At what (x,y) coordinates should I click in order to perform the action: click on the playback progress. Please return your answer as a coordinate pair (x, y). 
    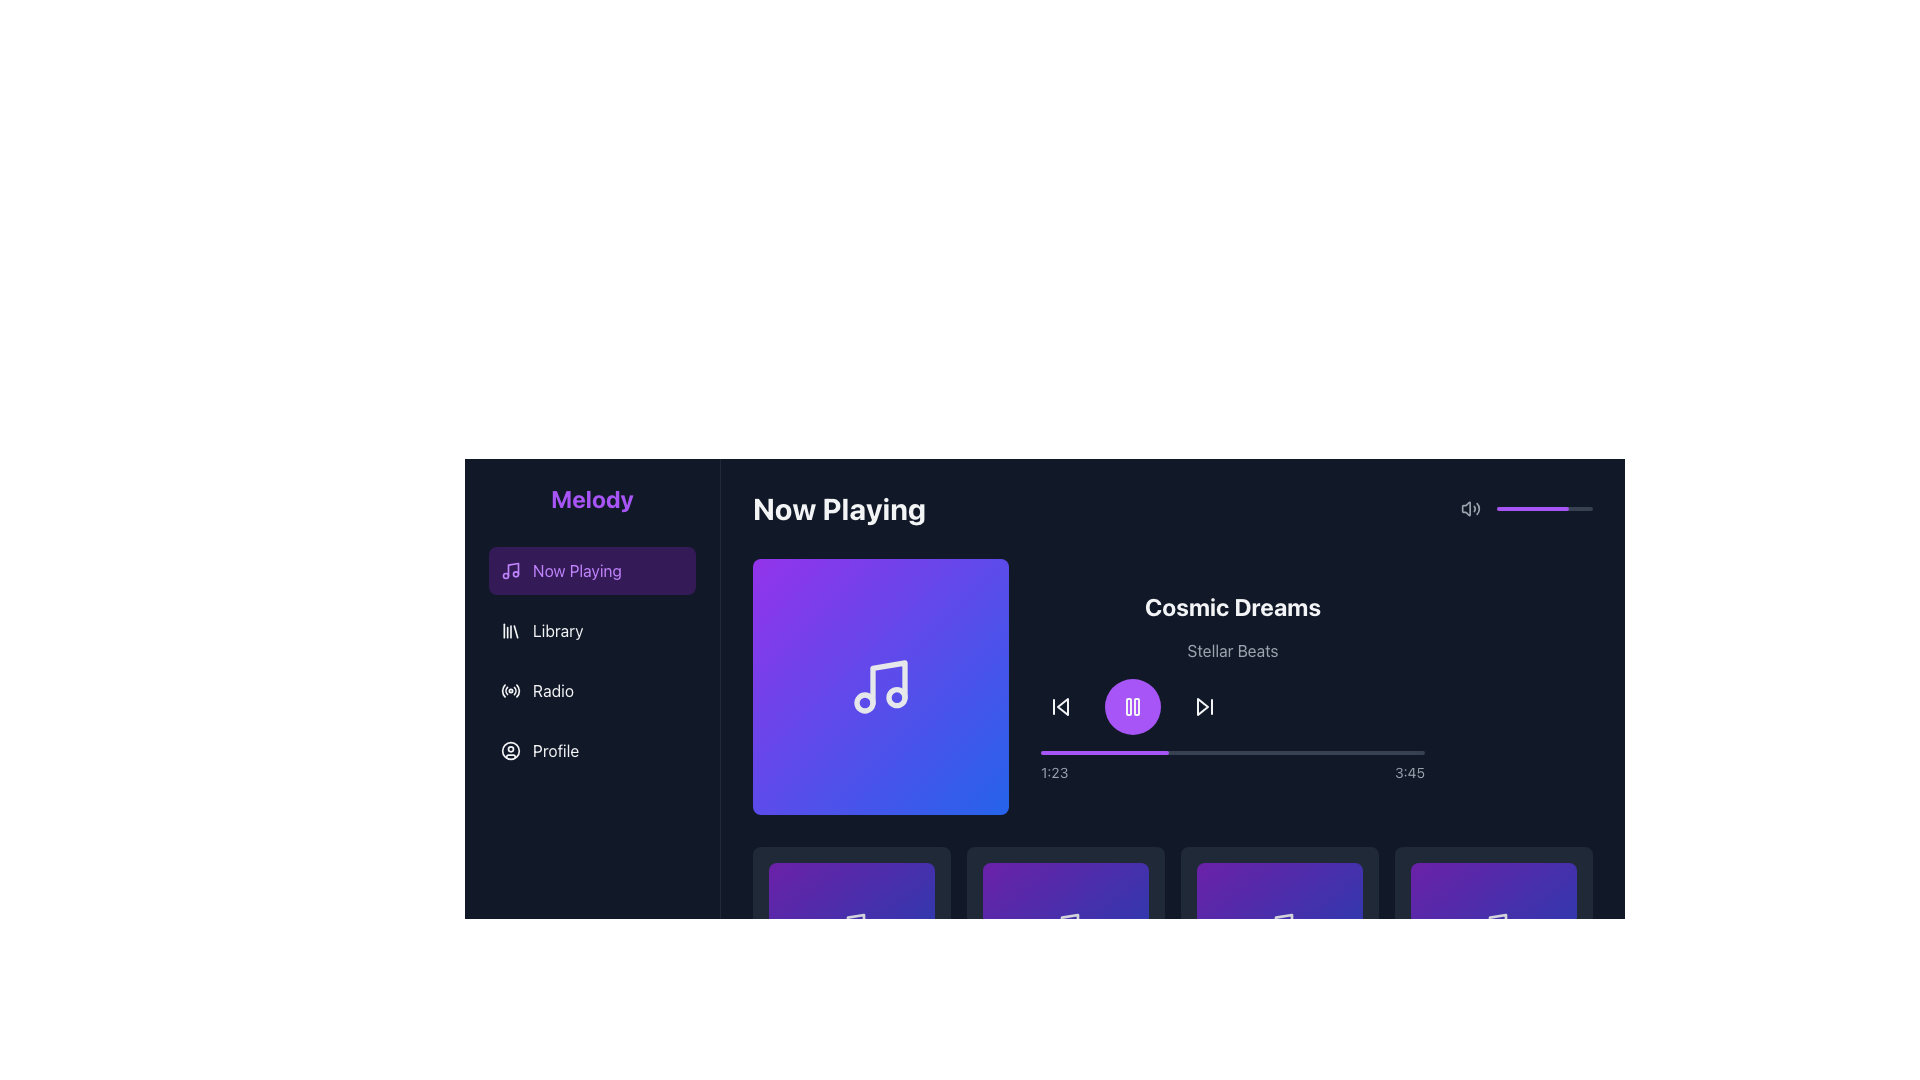
    Looking at the image, I should click on (1404, 752).